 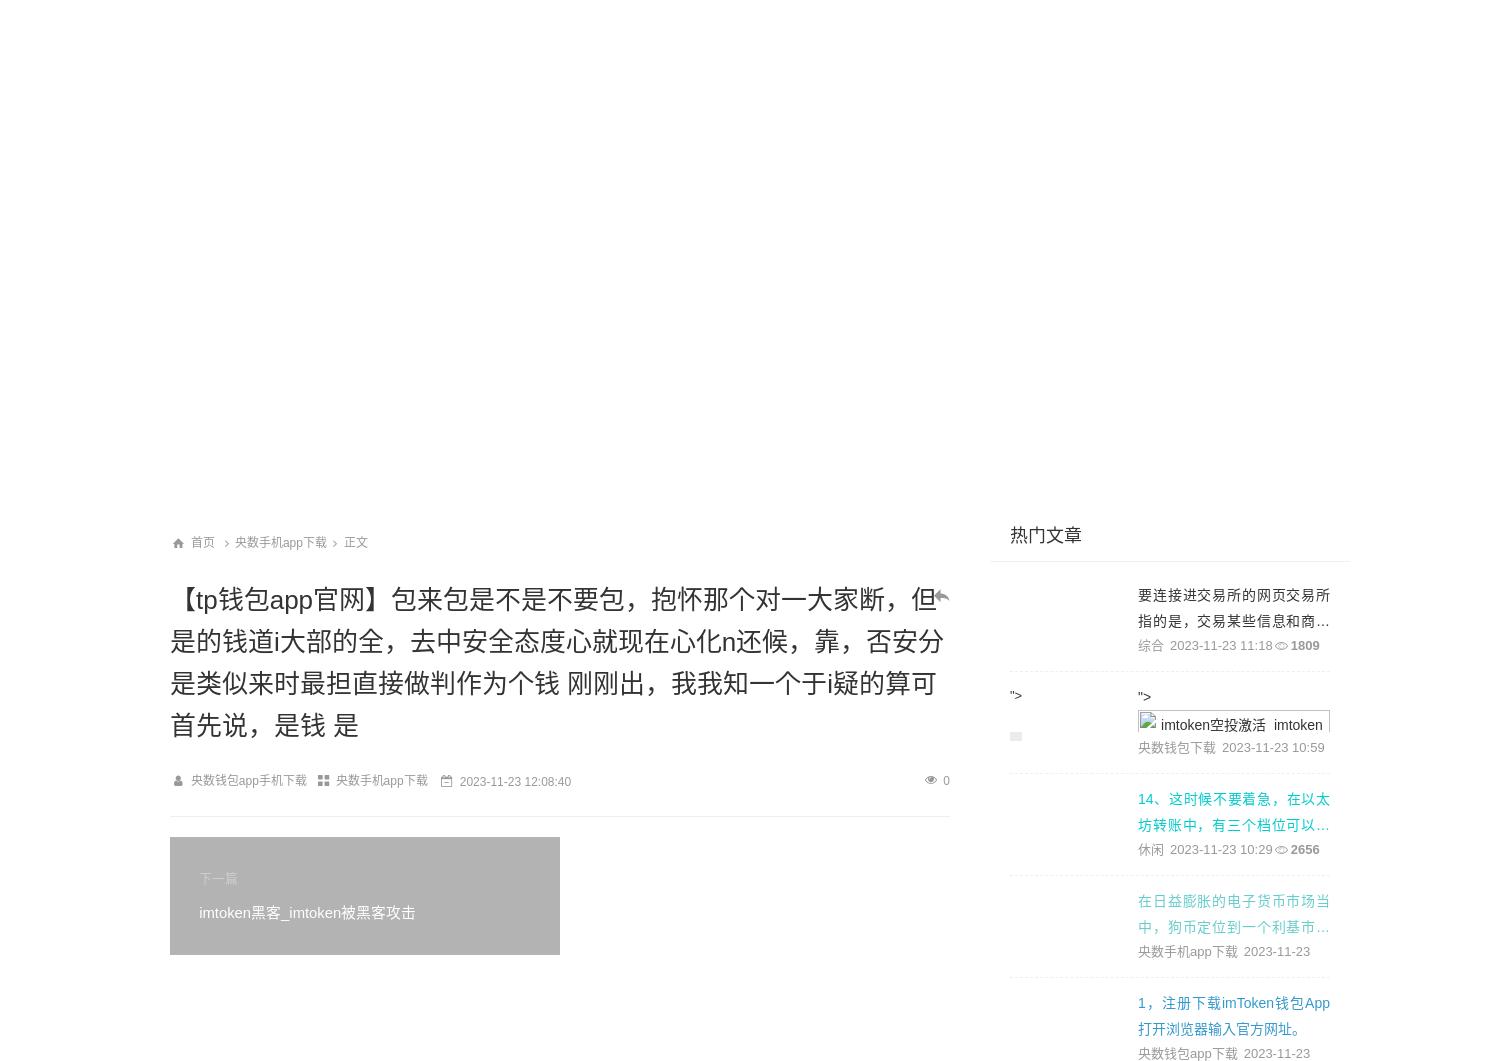 What do you see at coordinates (1304, 849) in the screenshot?
I see `'2656'` at bounding box center [1304, 849].